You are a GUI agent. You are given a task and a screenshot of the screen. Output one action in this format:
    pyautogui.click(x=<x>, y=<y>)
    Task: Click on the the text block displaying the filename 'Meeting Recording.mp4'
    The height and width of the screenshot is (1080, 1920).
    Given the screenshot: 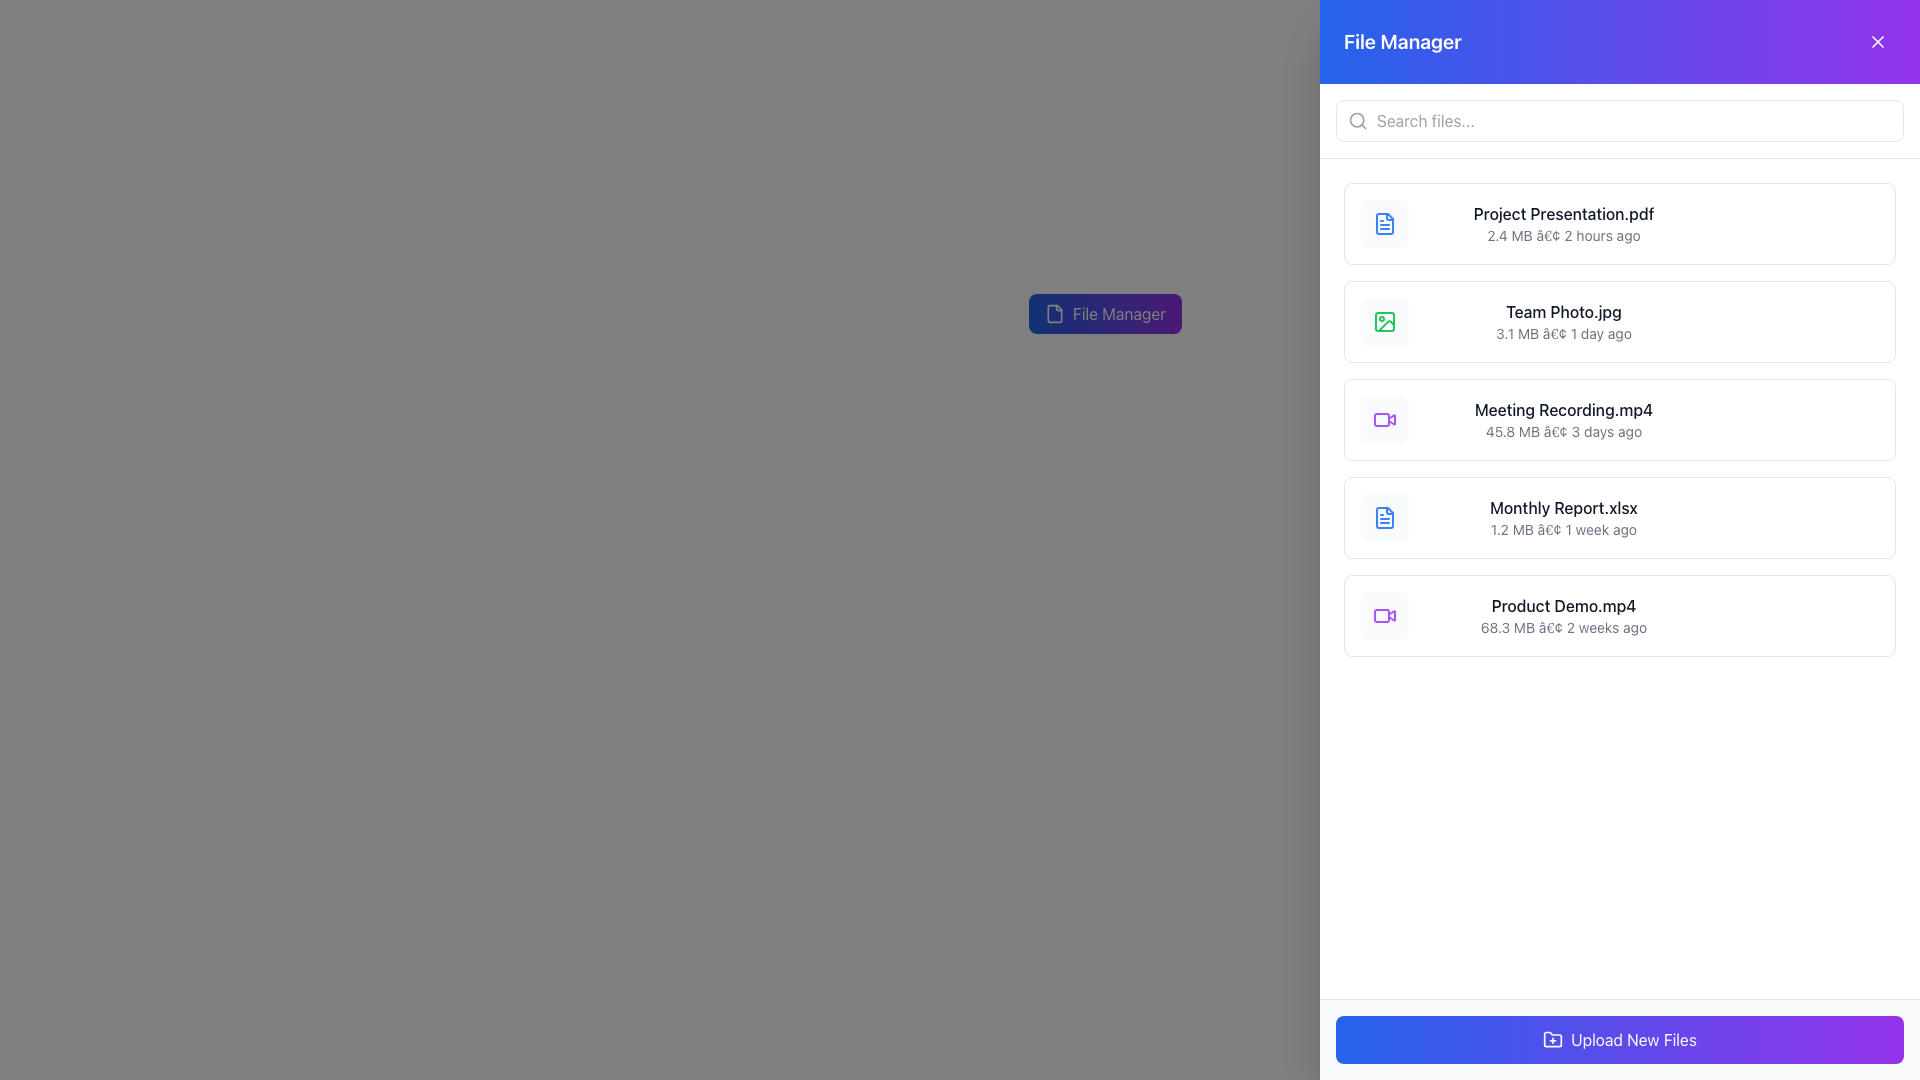 What is the action you would take?
    pyautogui.click(x=1563, y=419)
    